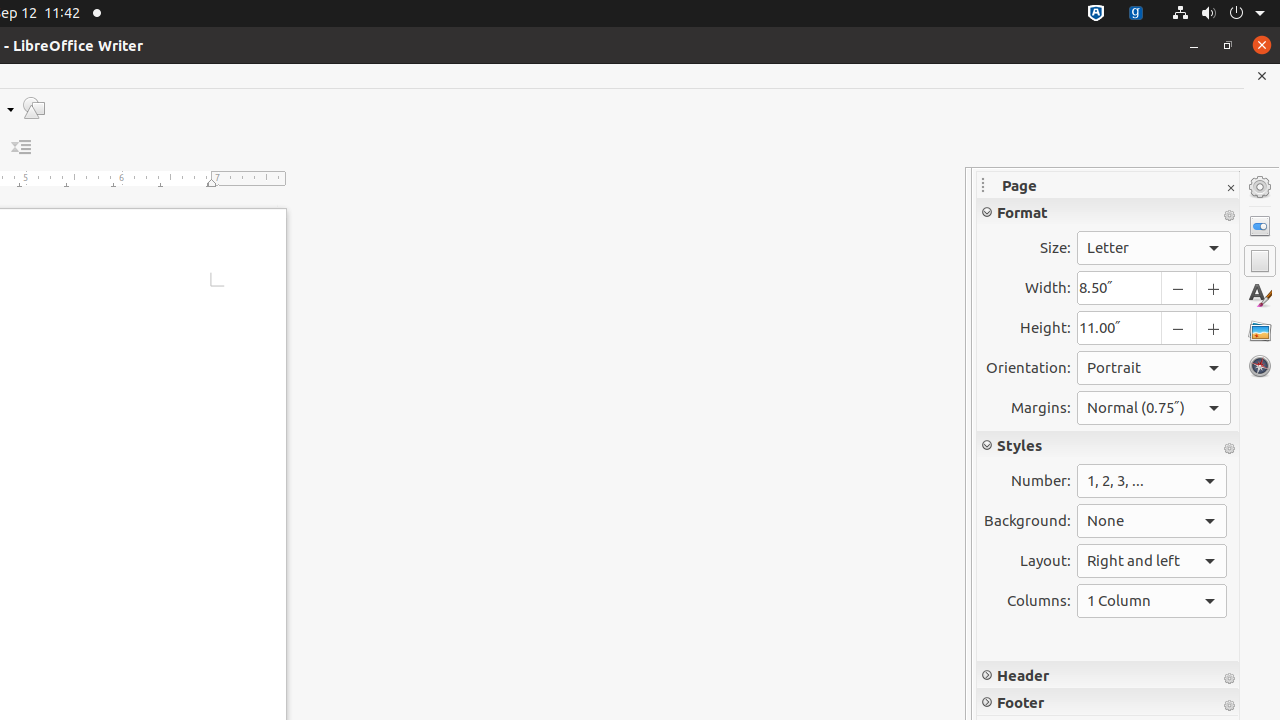  I want to click on 'Close Sidebar Deck', so click(1229, 188).